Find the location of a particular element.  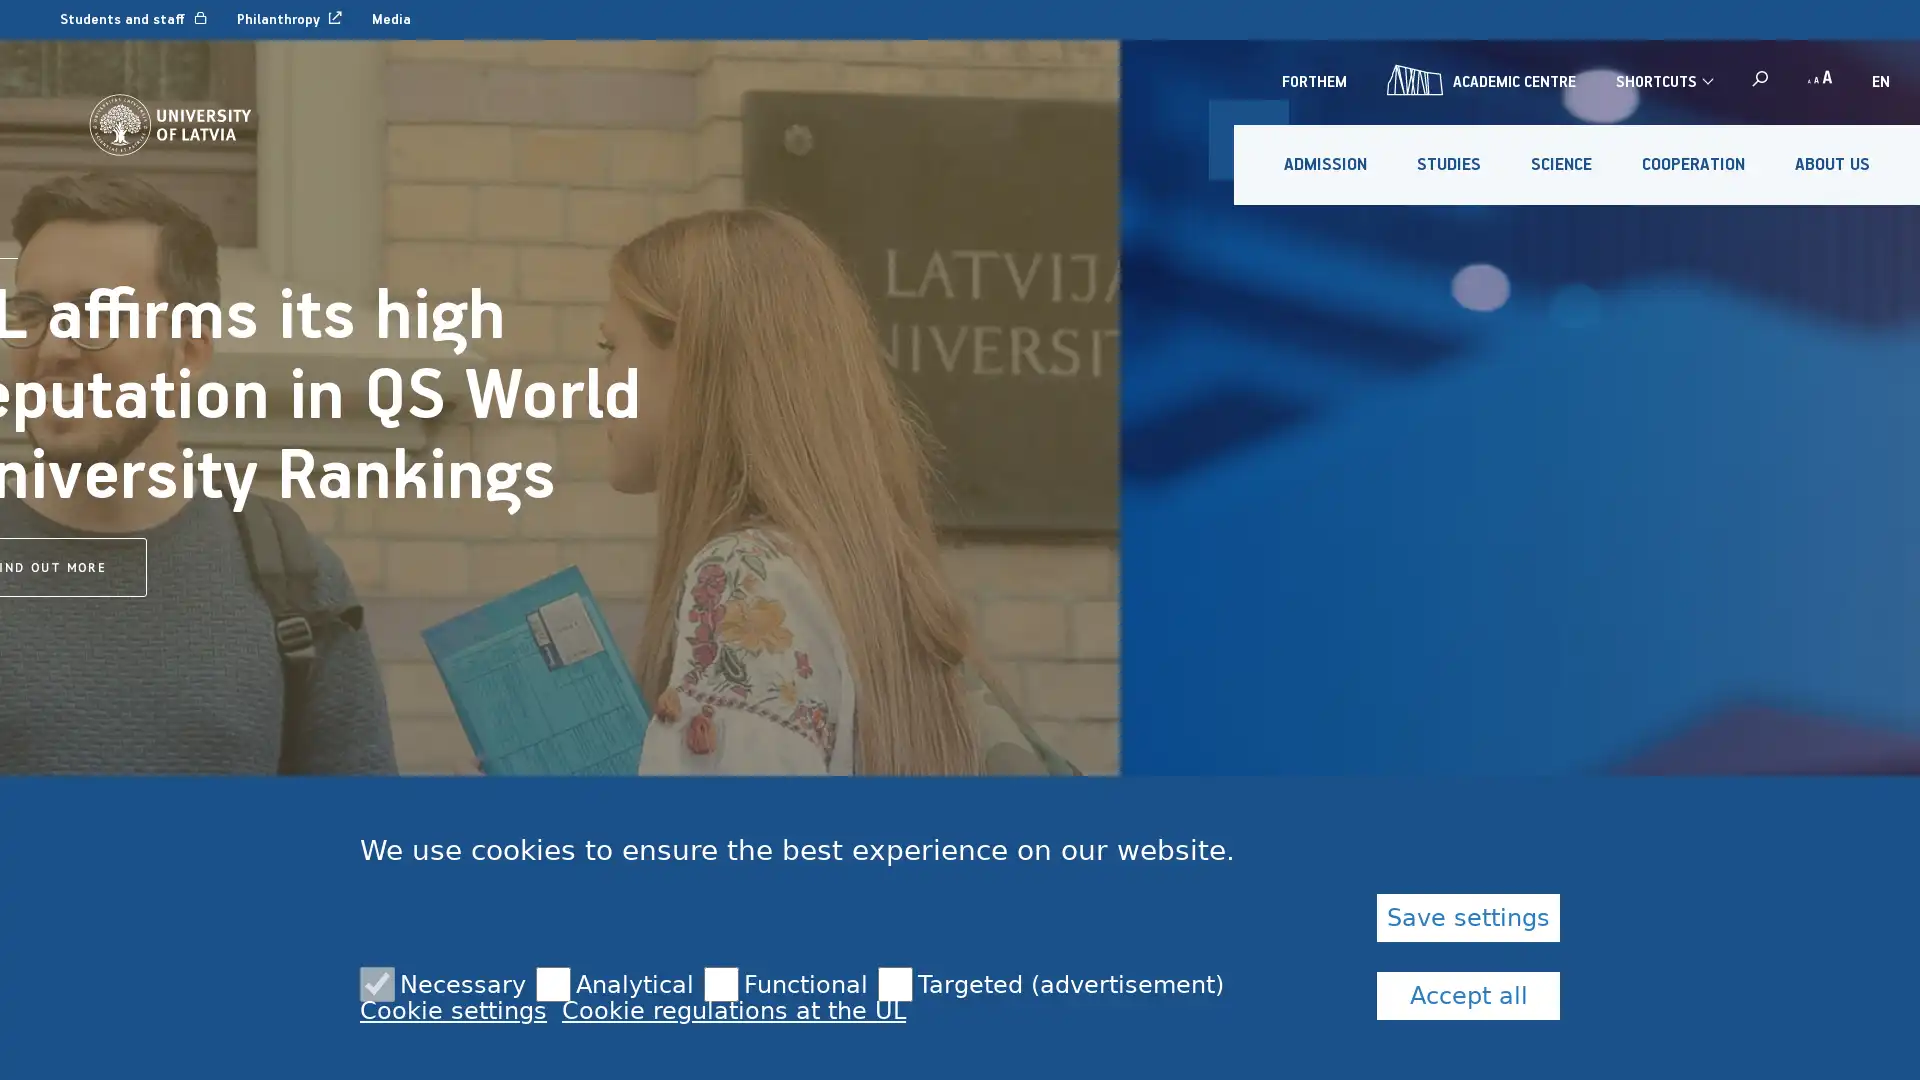

ADMISSION is located at coordinates (1325, 164).